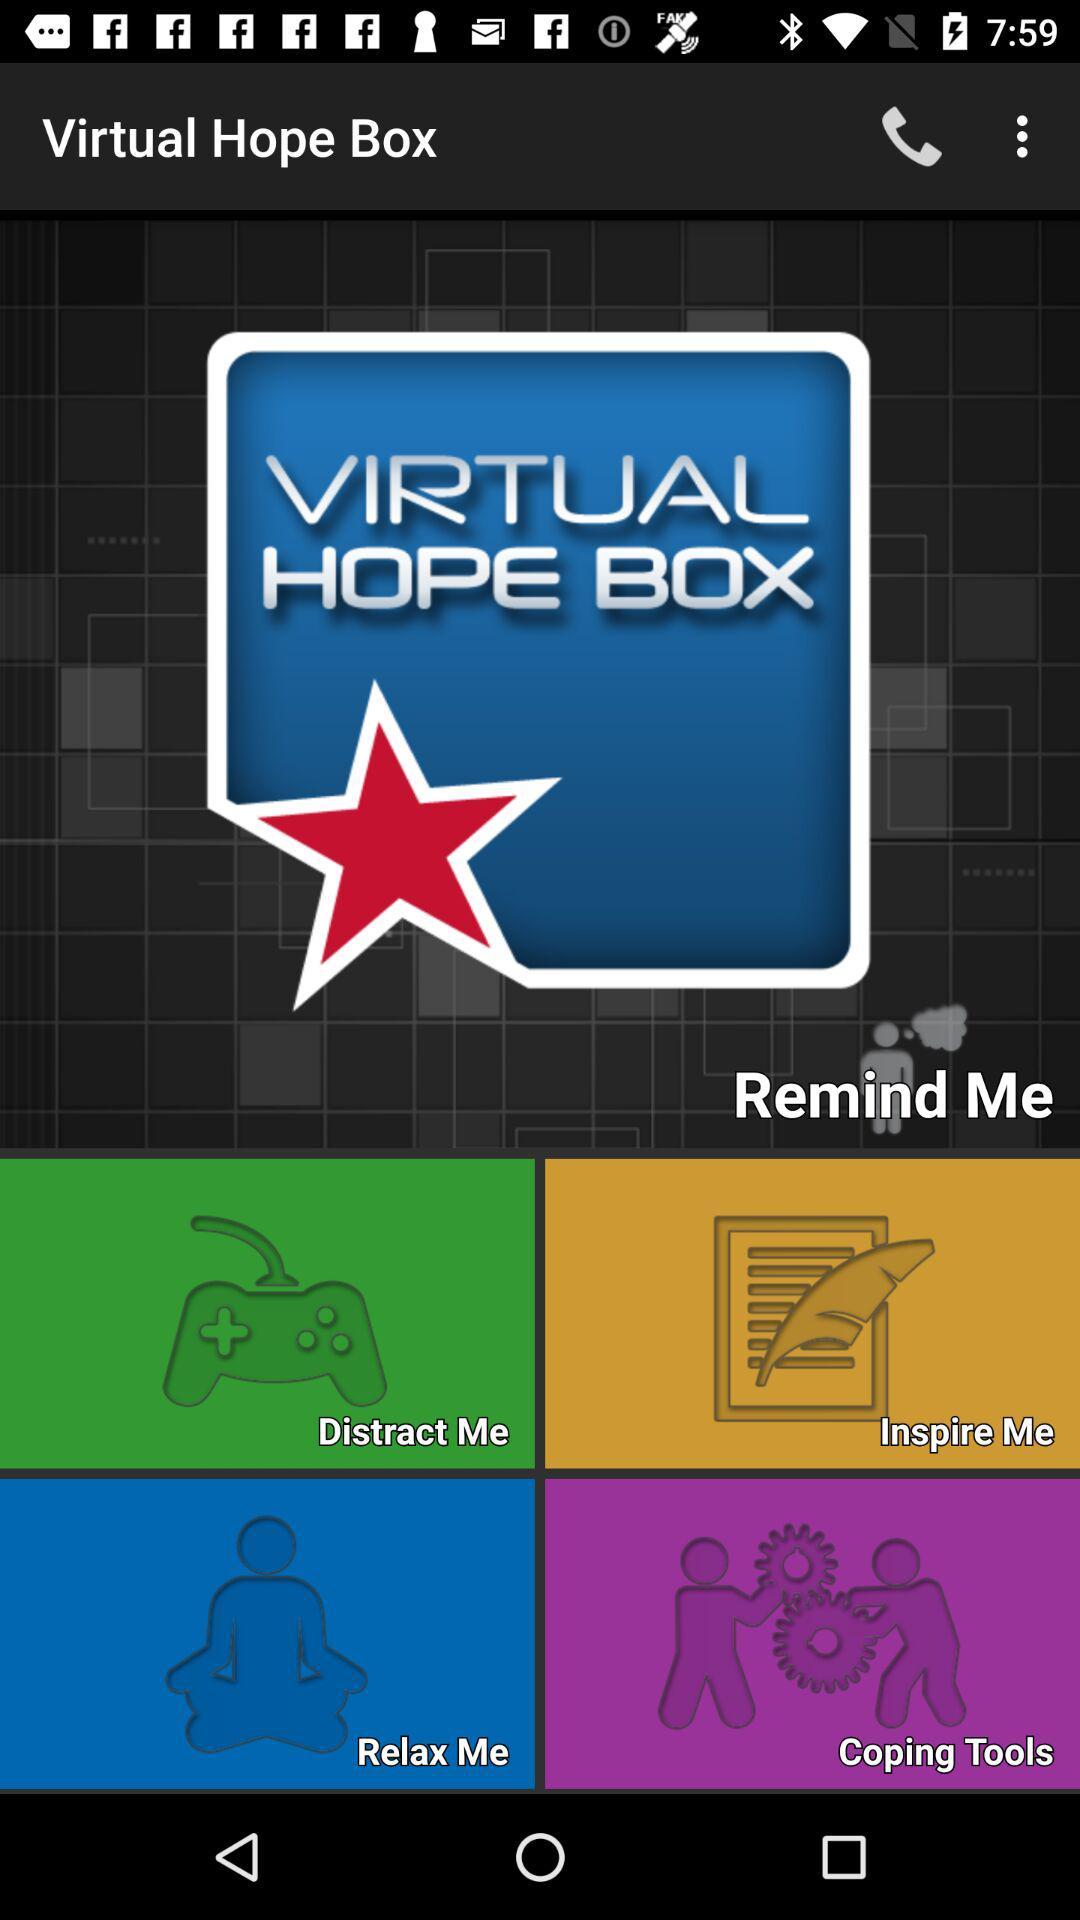 This screenshot has height=1920, width=1080. Describe the element at coordinates (911, 135) in the screenshot. I see `the item to the right of virtual hope box app` at that location.